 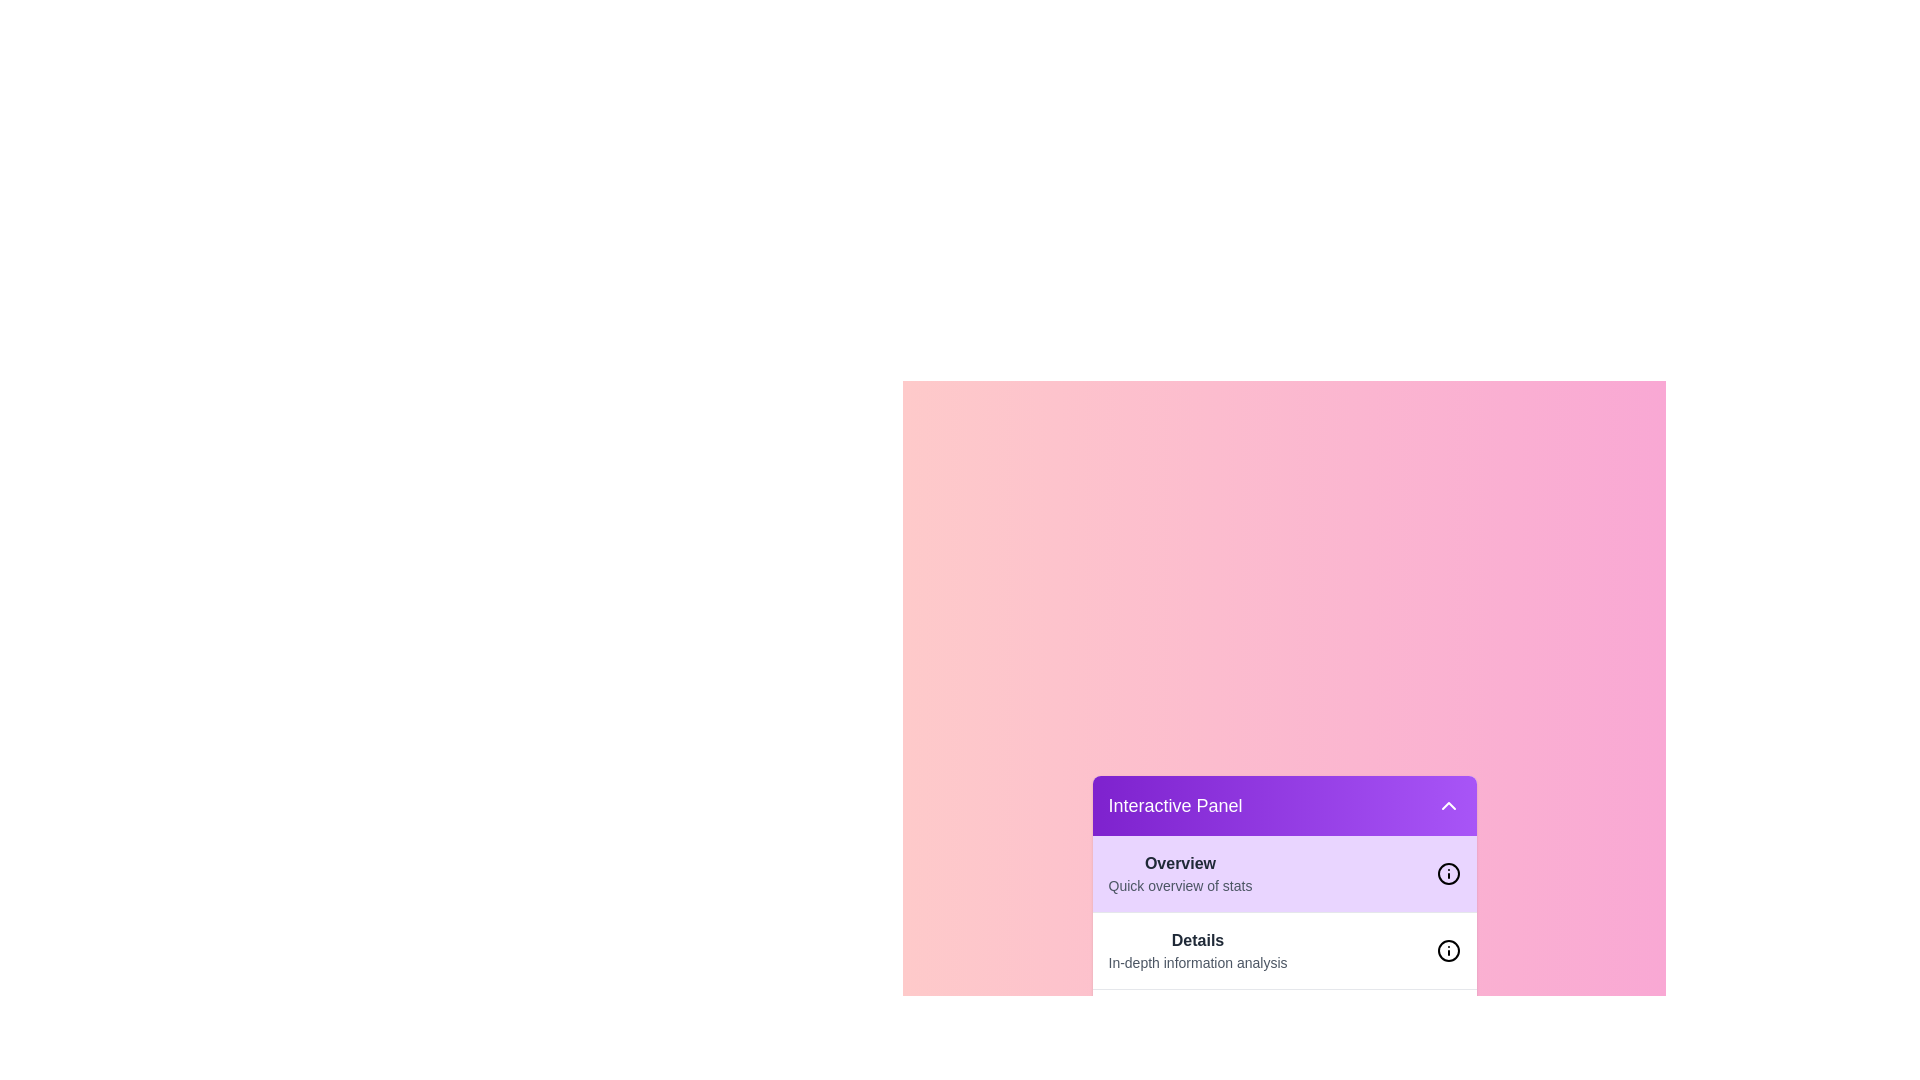 What do you see at coordinates (1448, 950) in the screenshot?
I see `the information icon for the menu item Details` at bounding box center [1448, 950].